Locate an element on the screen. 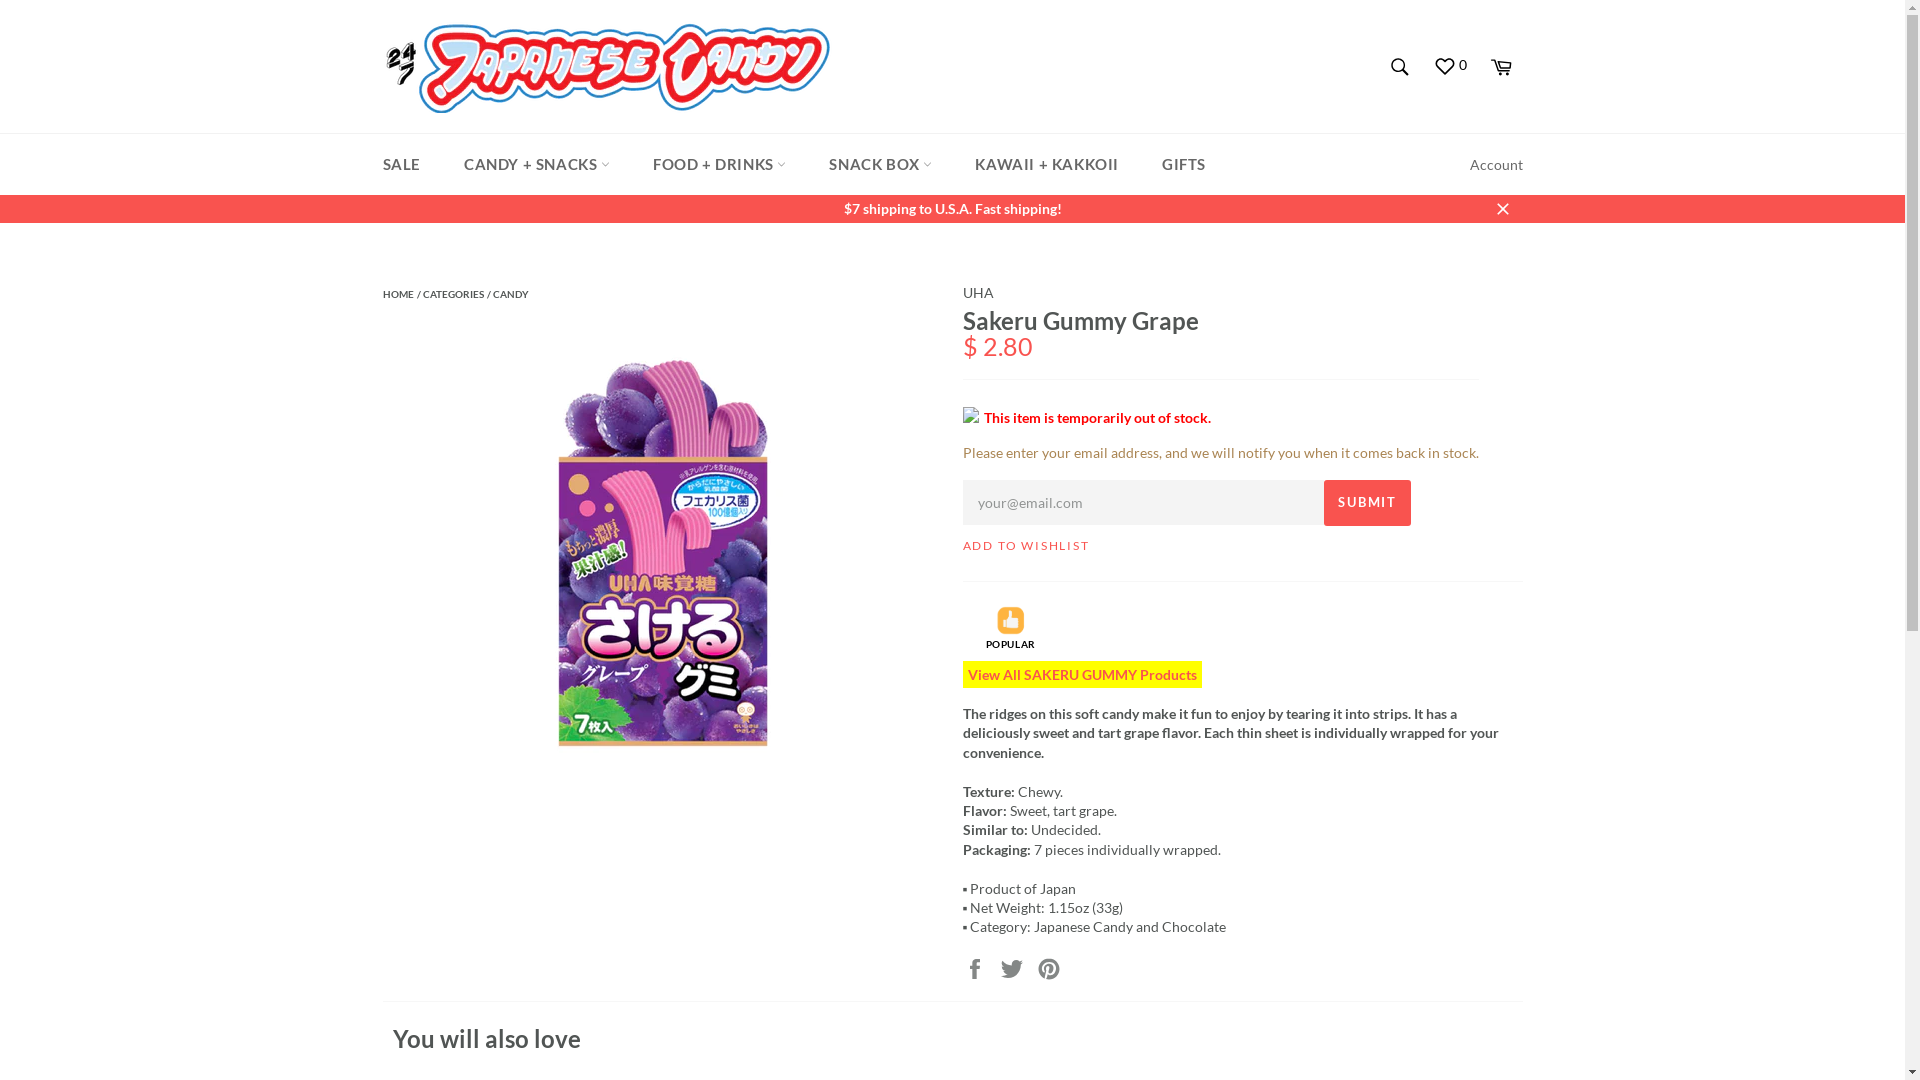 The height and width of the screenshot is (1080, 1920). 'HOME' is located at coordinates (397, 293).